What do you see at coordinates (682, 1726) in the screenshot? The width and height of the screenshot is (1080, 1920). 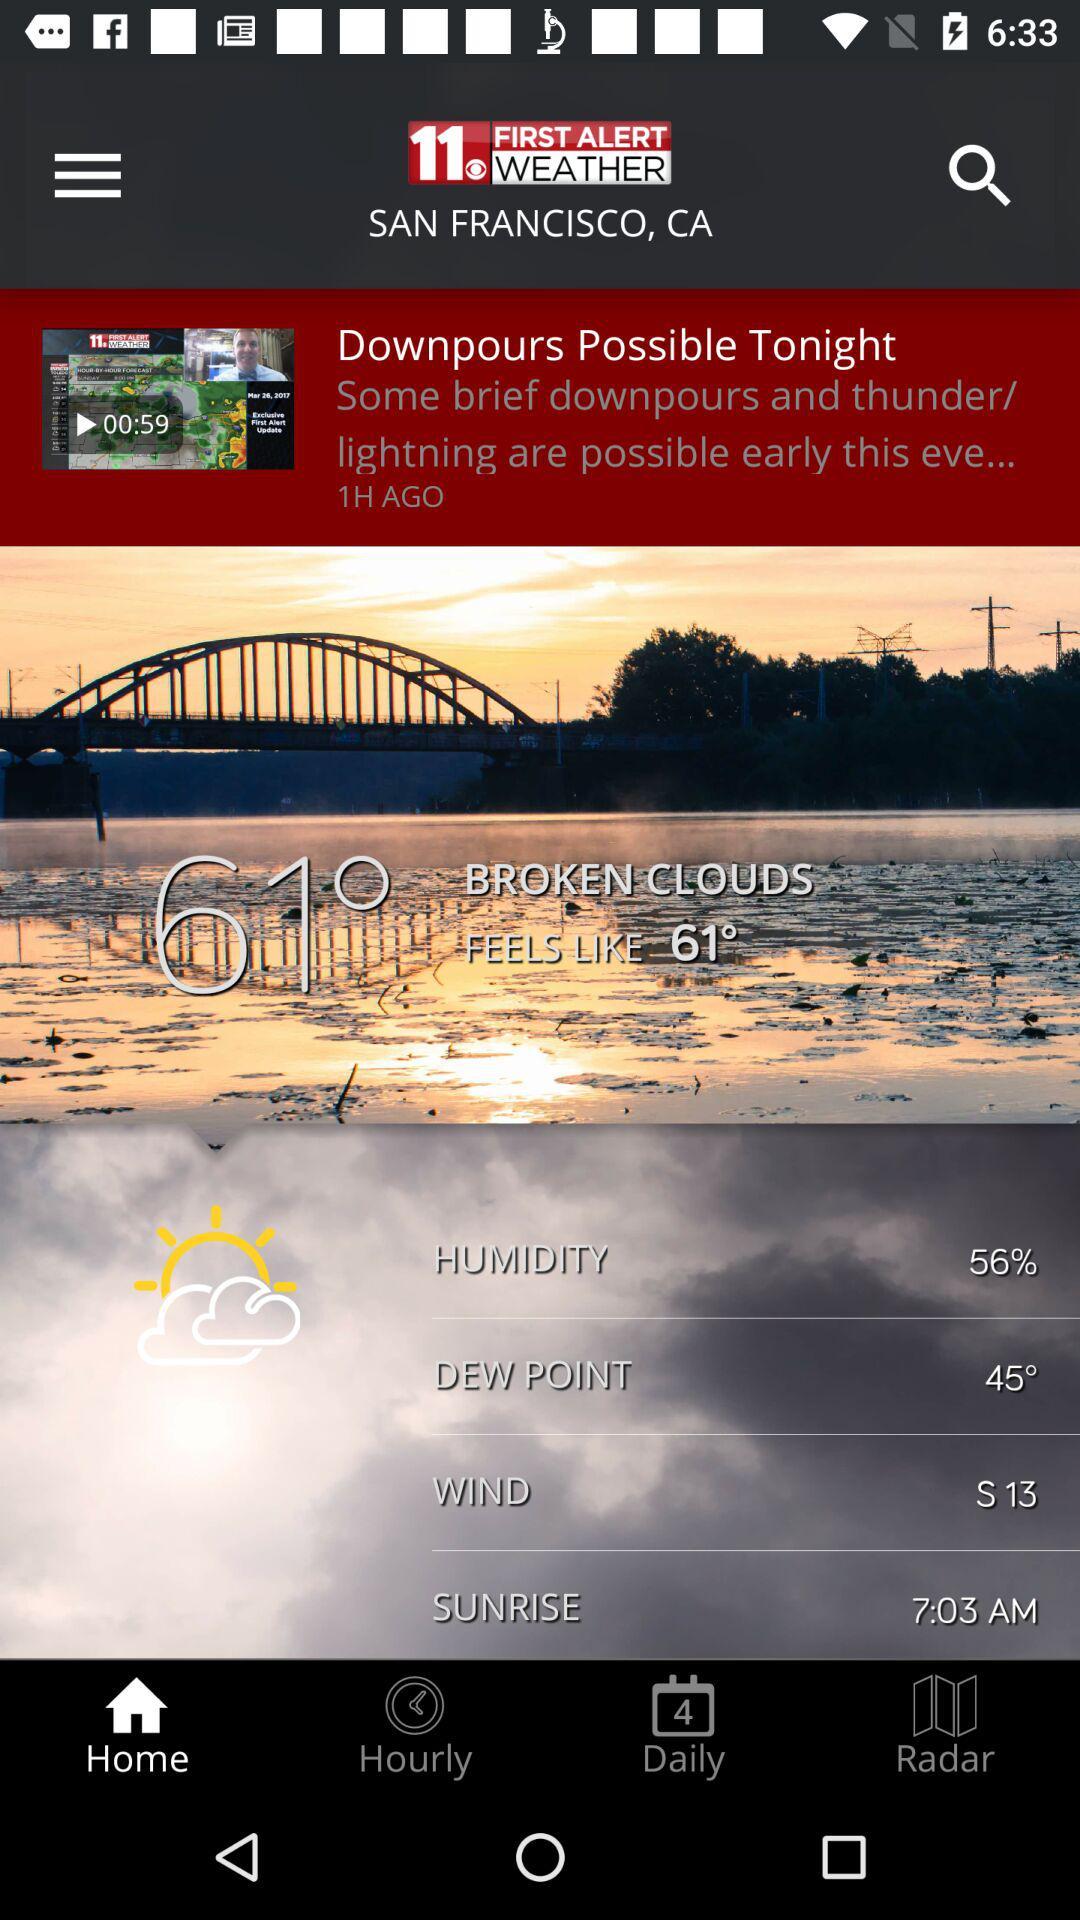 I see `the icon to the right of hourly item` at bounding box center [682, 1726].